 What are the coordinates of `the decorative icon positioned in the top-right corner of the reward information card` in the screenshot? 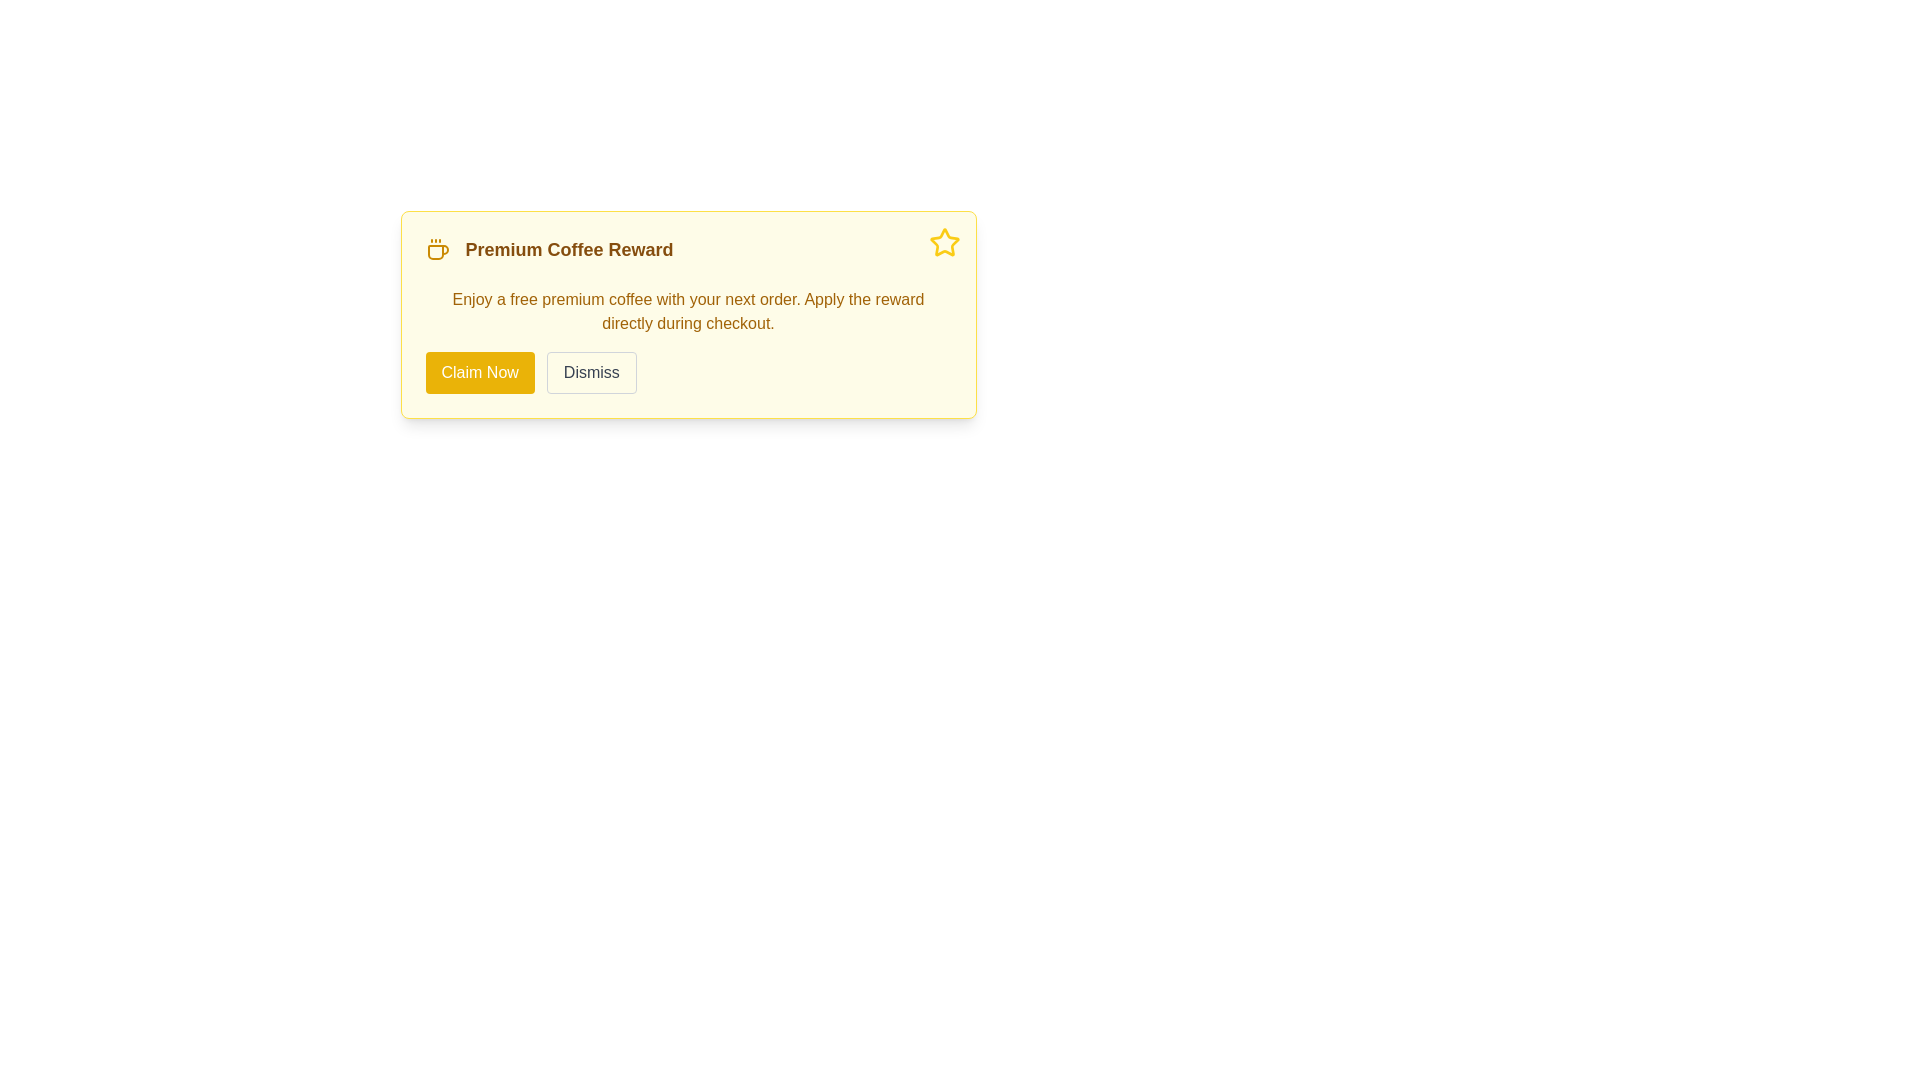 It's located at (943, 241).